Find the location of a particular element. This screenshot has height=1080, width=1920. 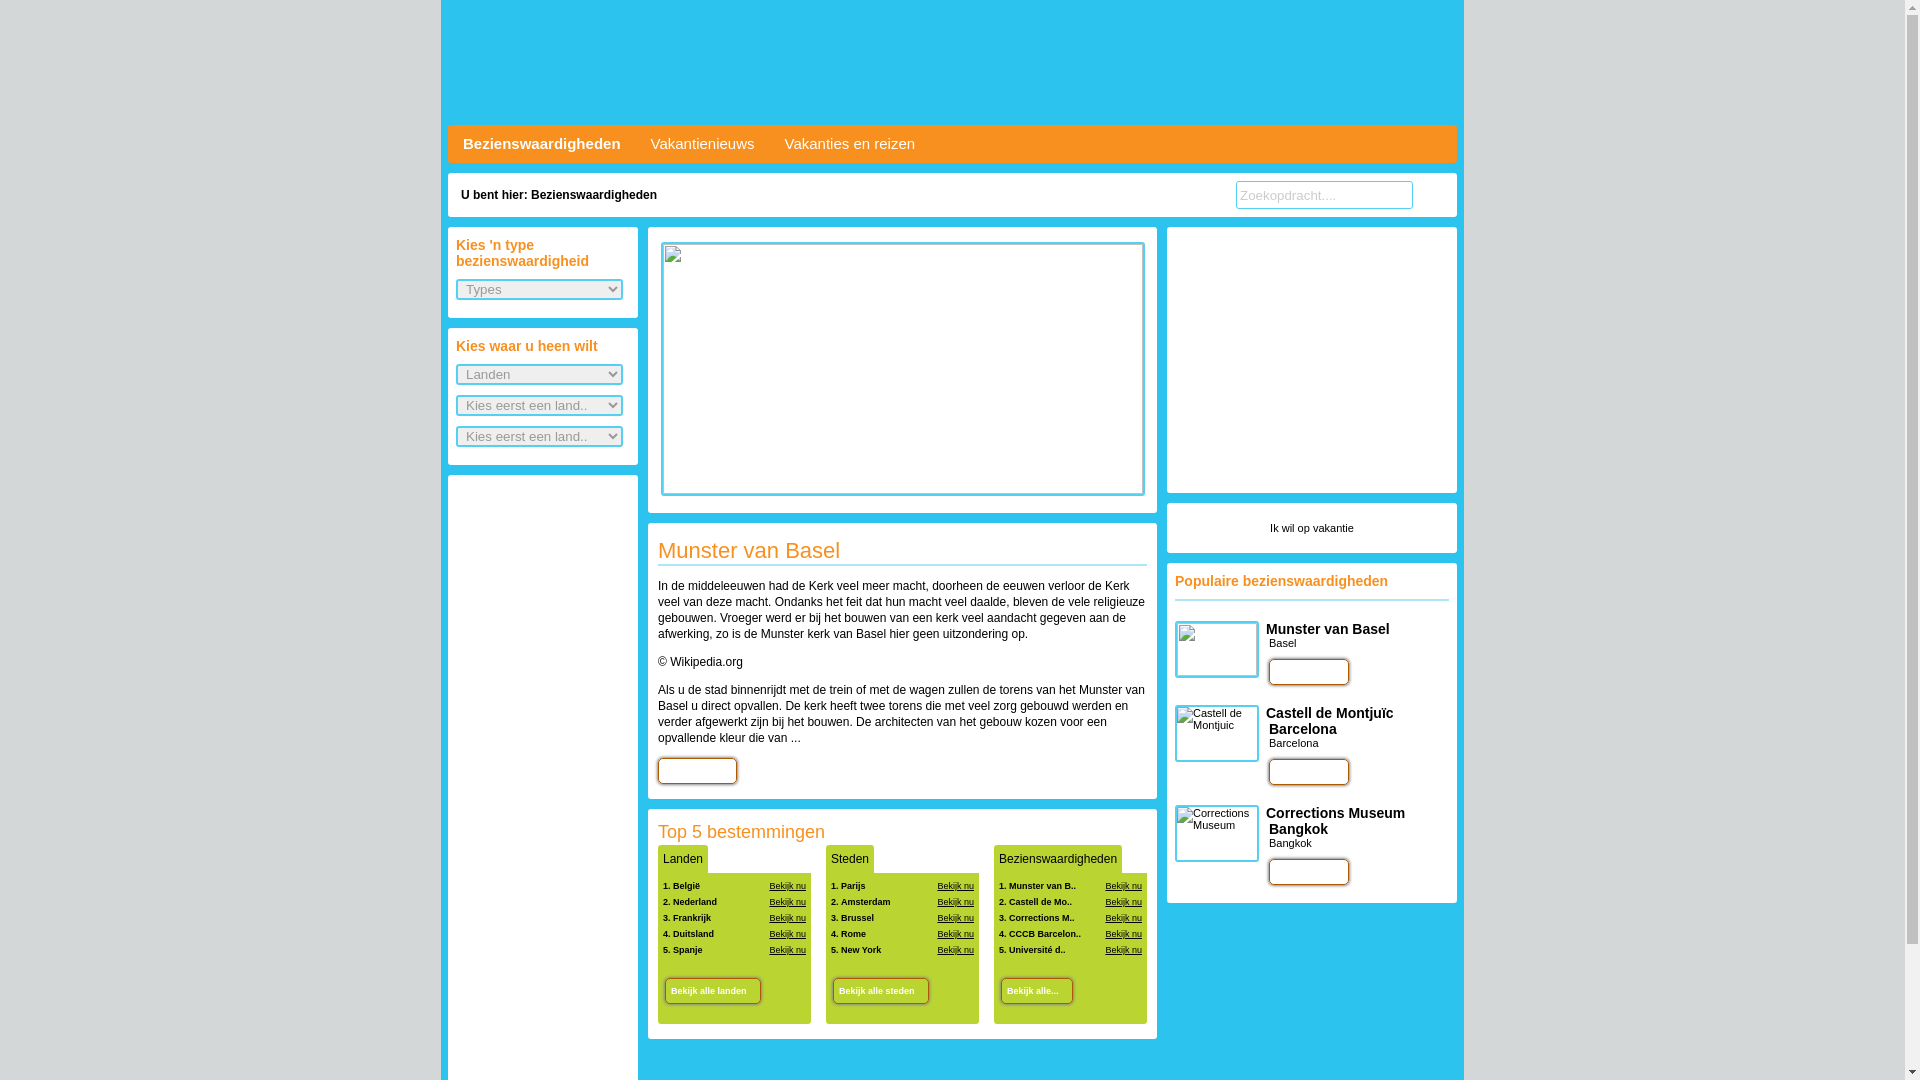

'Bekijk nu' is located at coordinates (786, 918).